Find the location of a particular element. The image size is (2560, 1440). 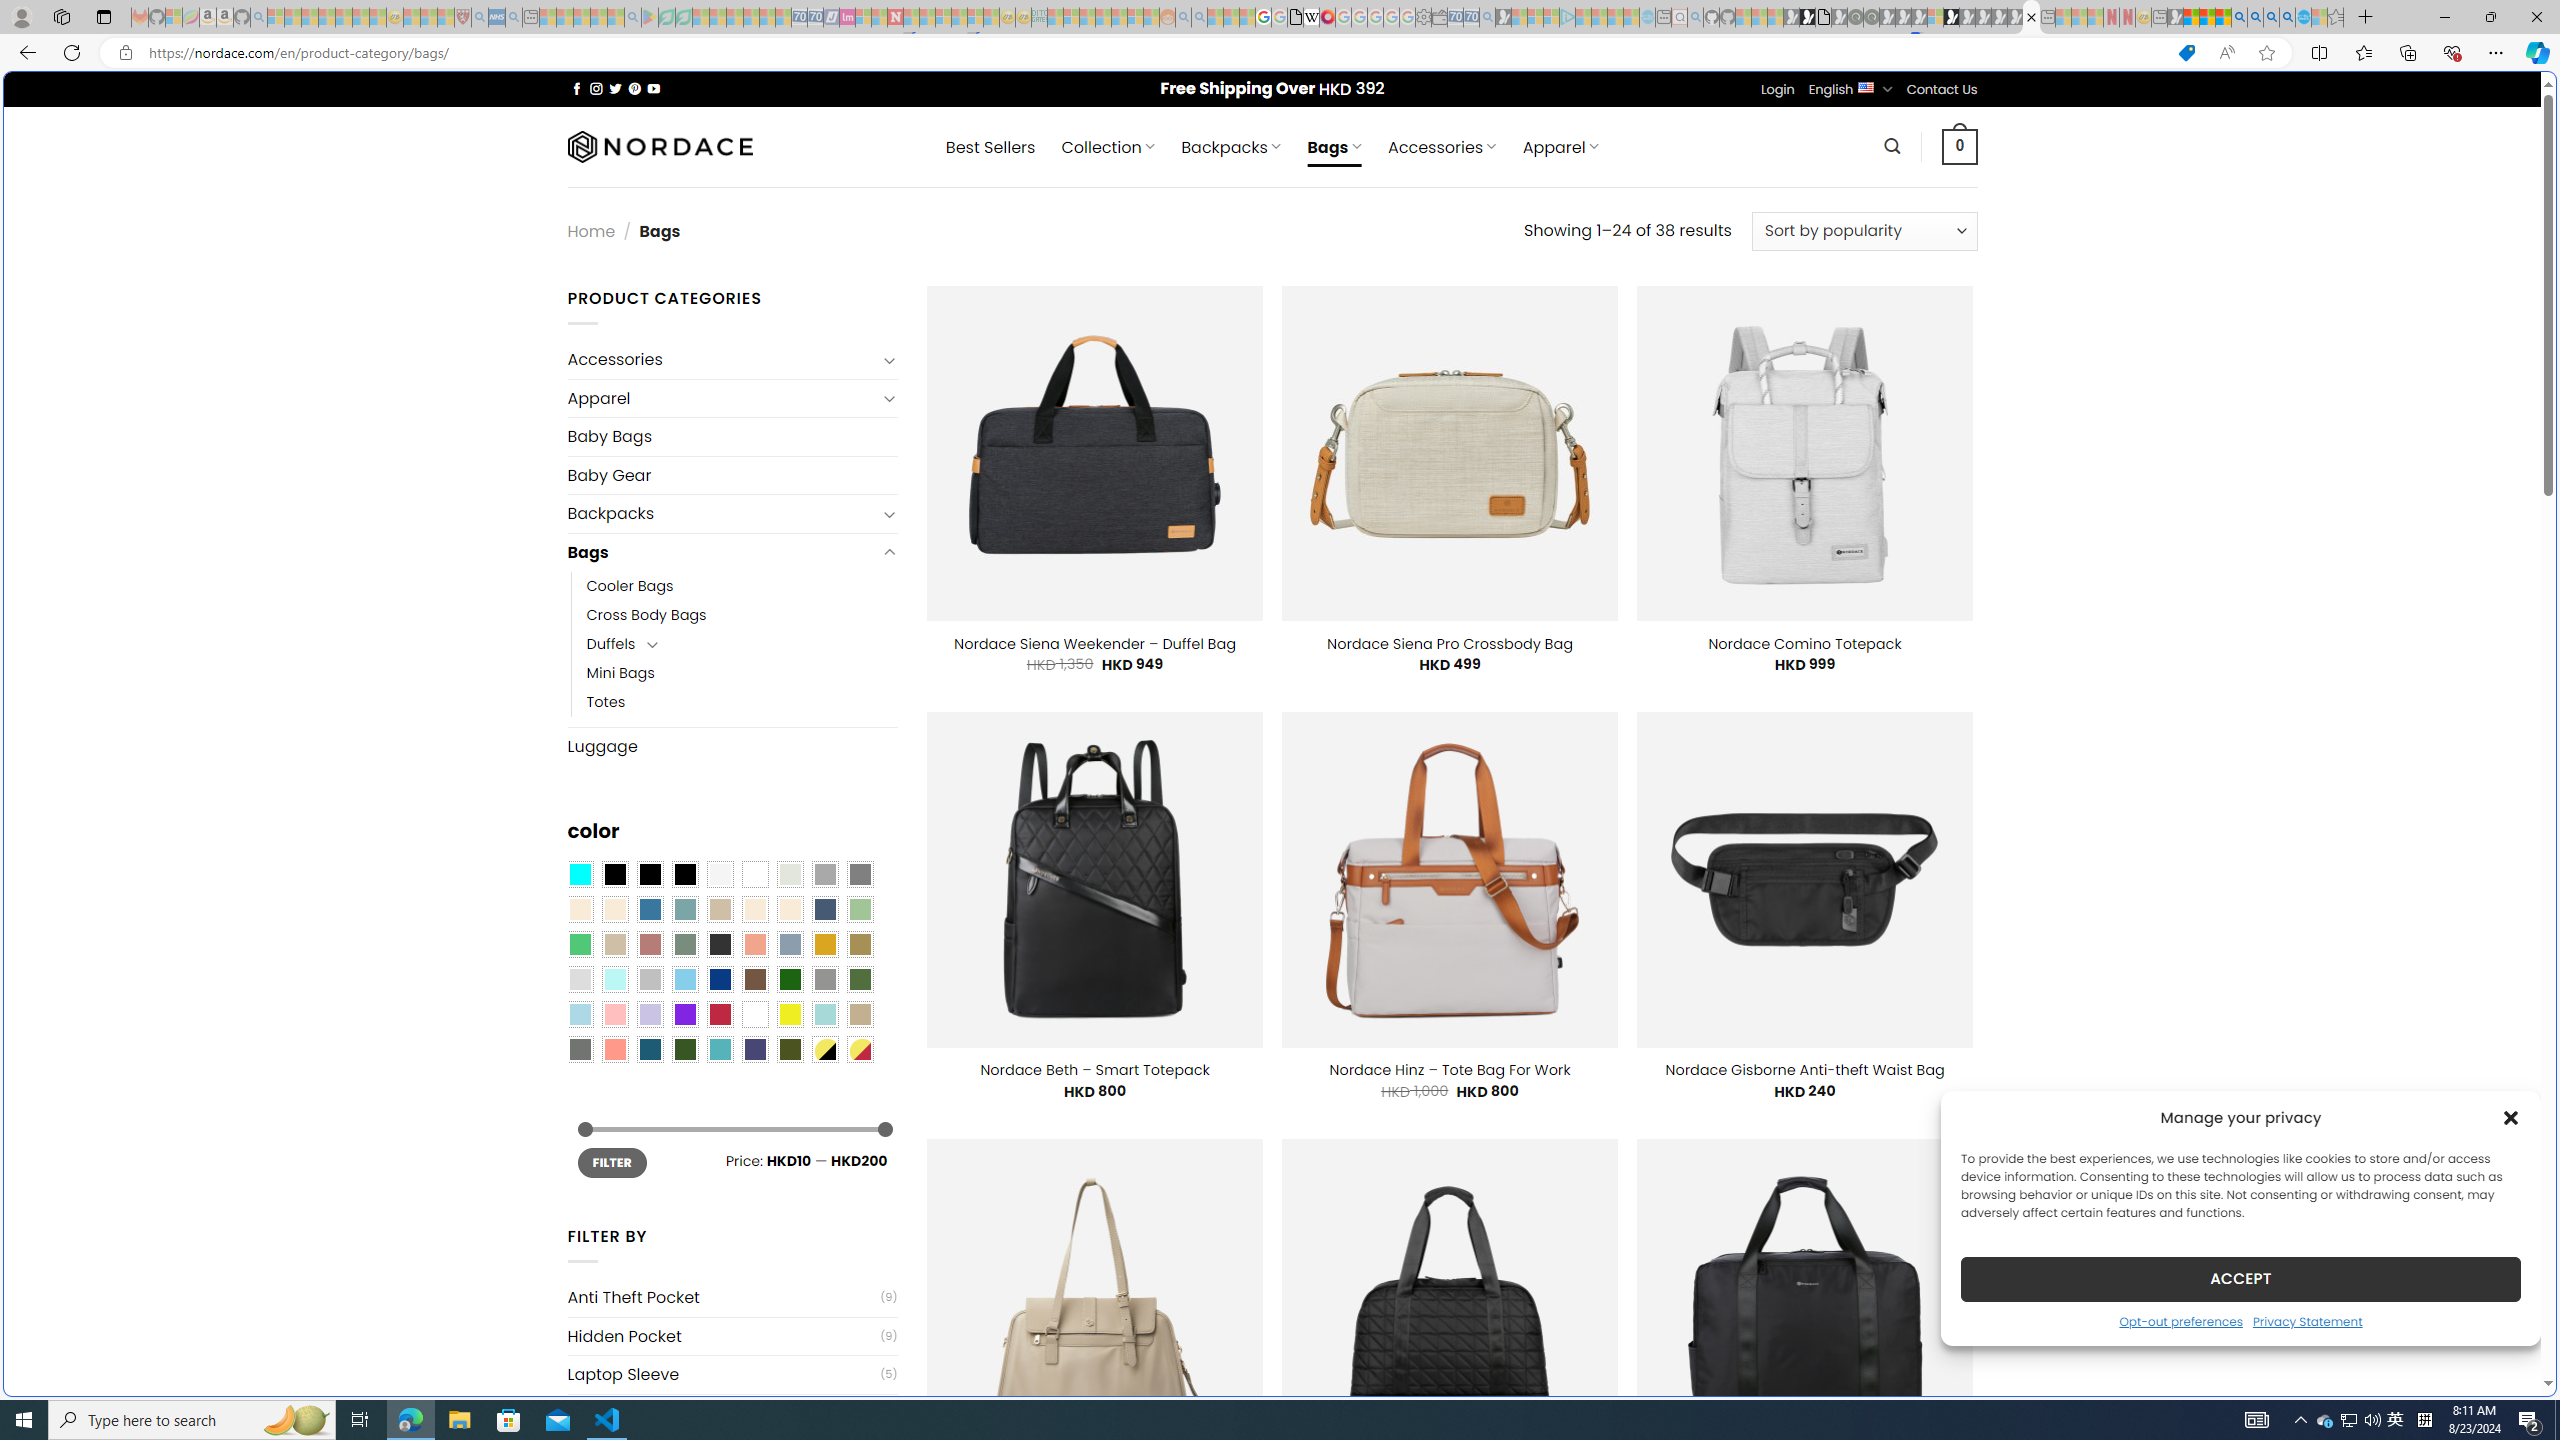

'Laptop Sleeve' is located at coordinates (722, 1374).